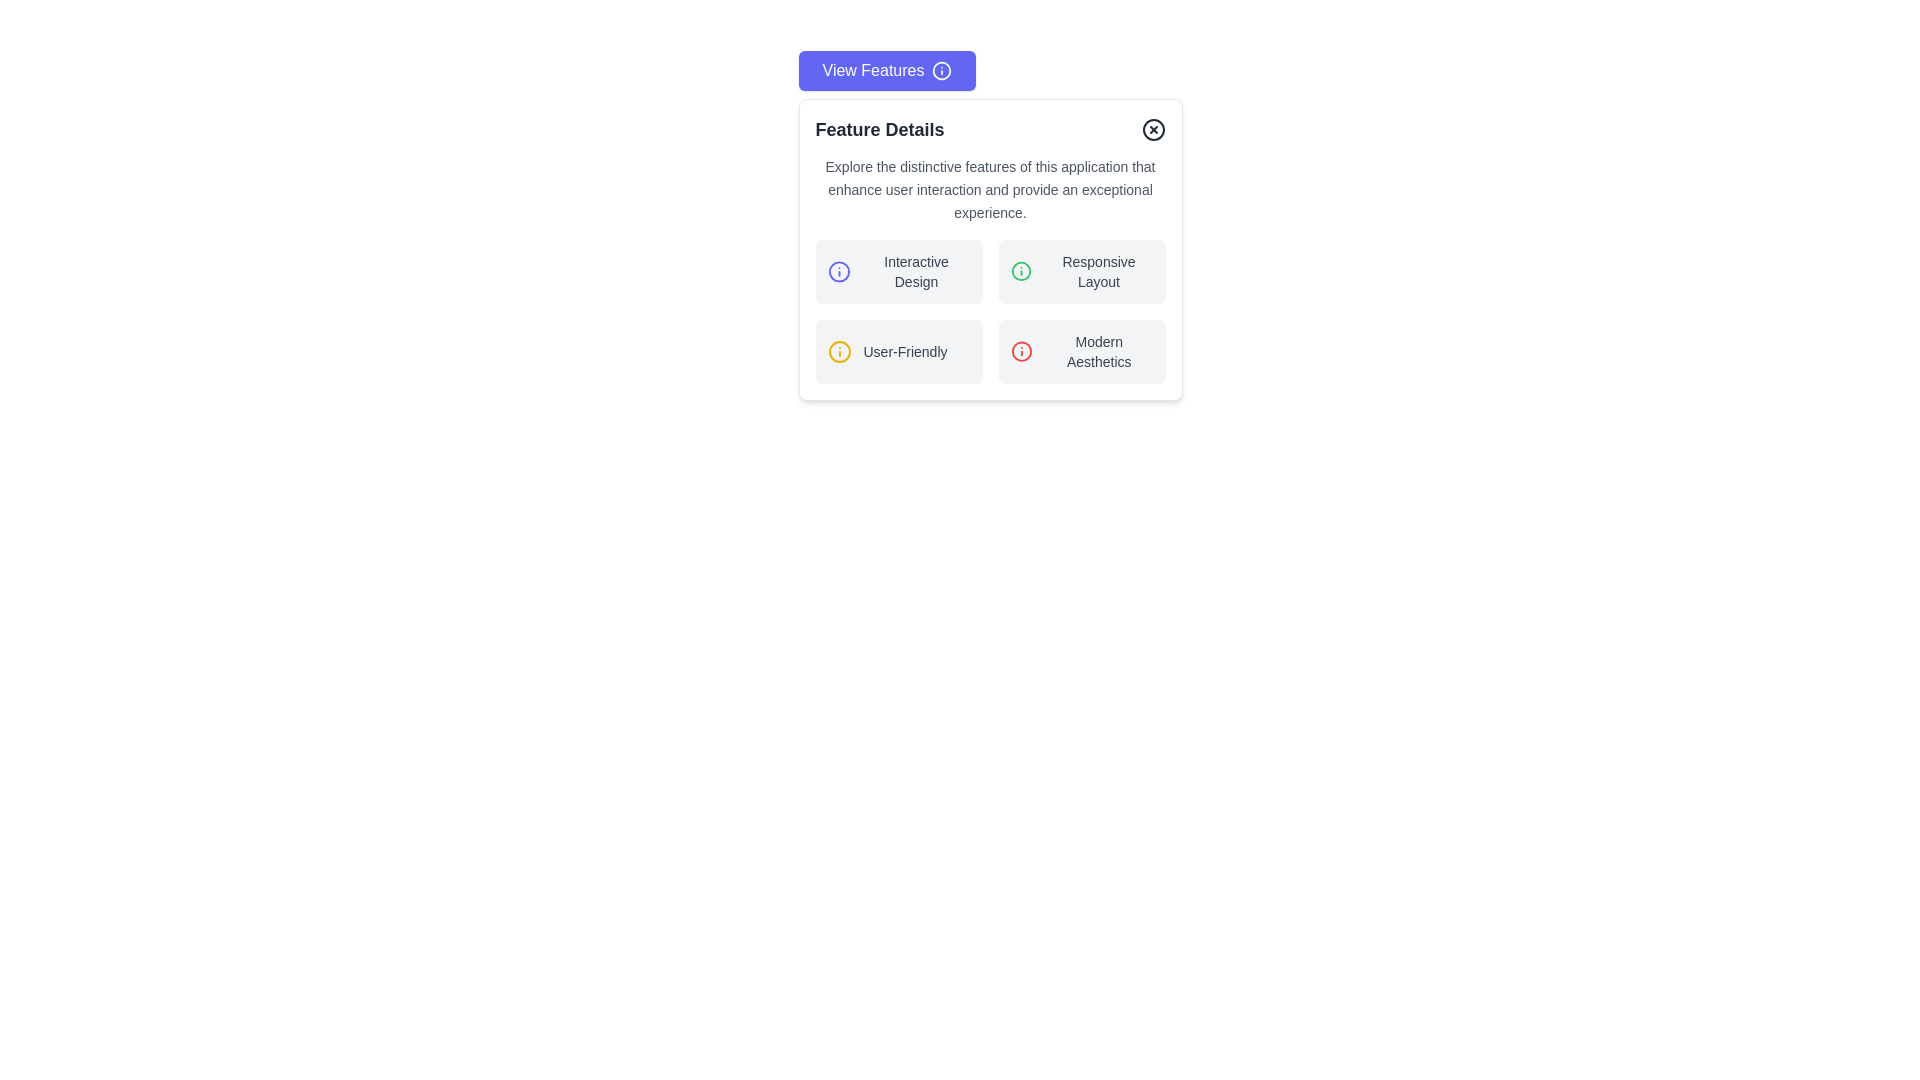 The image size is (1920, 1080). I want to click on the Informational label with the icon and text reading 'User-Friendly' for accessibility navigation, so click(897, 350).